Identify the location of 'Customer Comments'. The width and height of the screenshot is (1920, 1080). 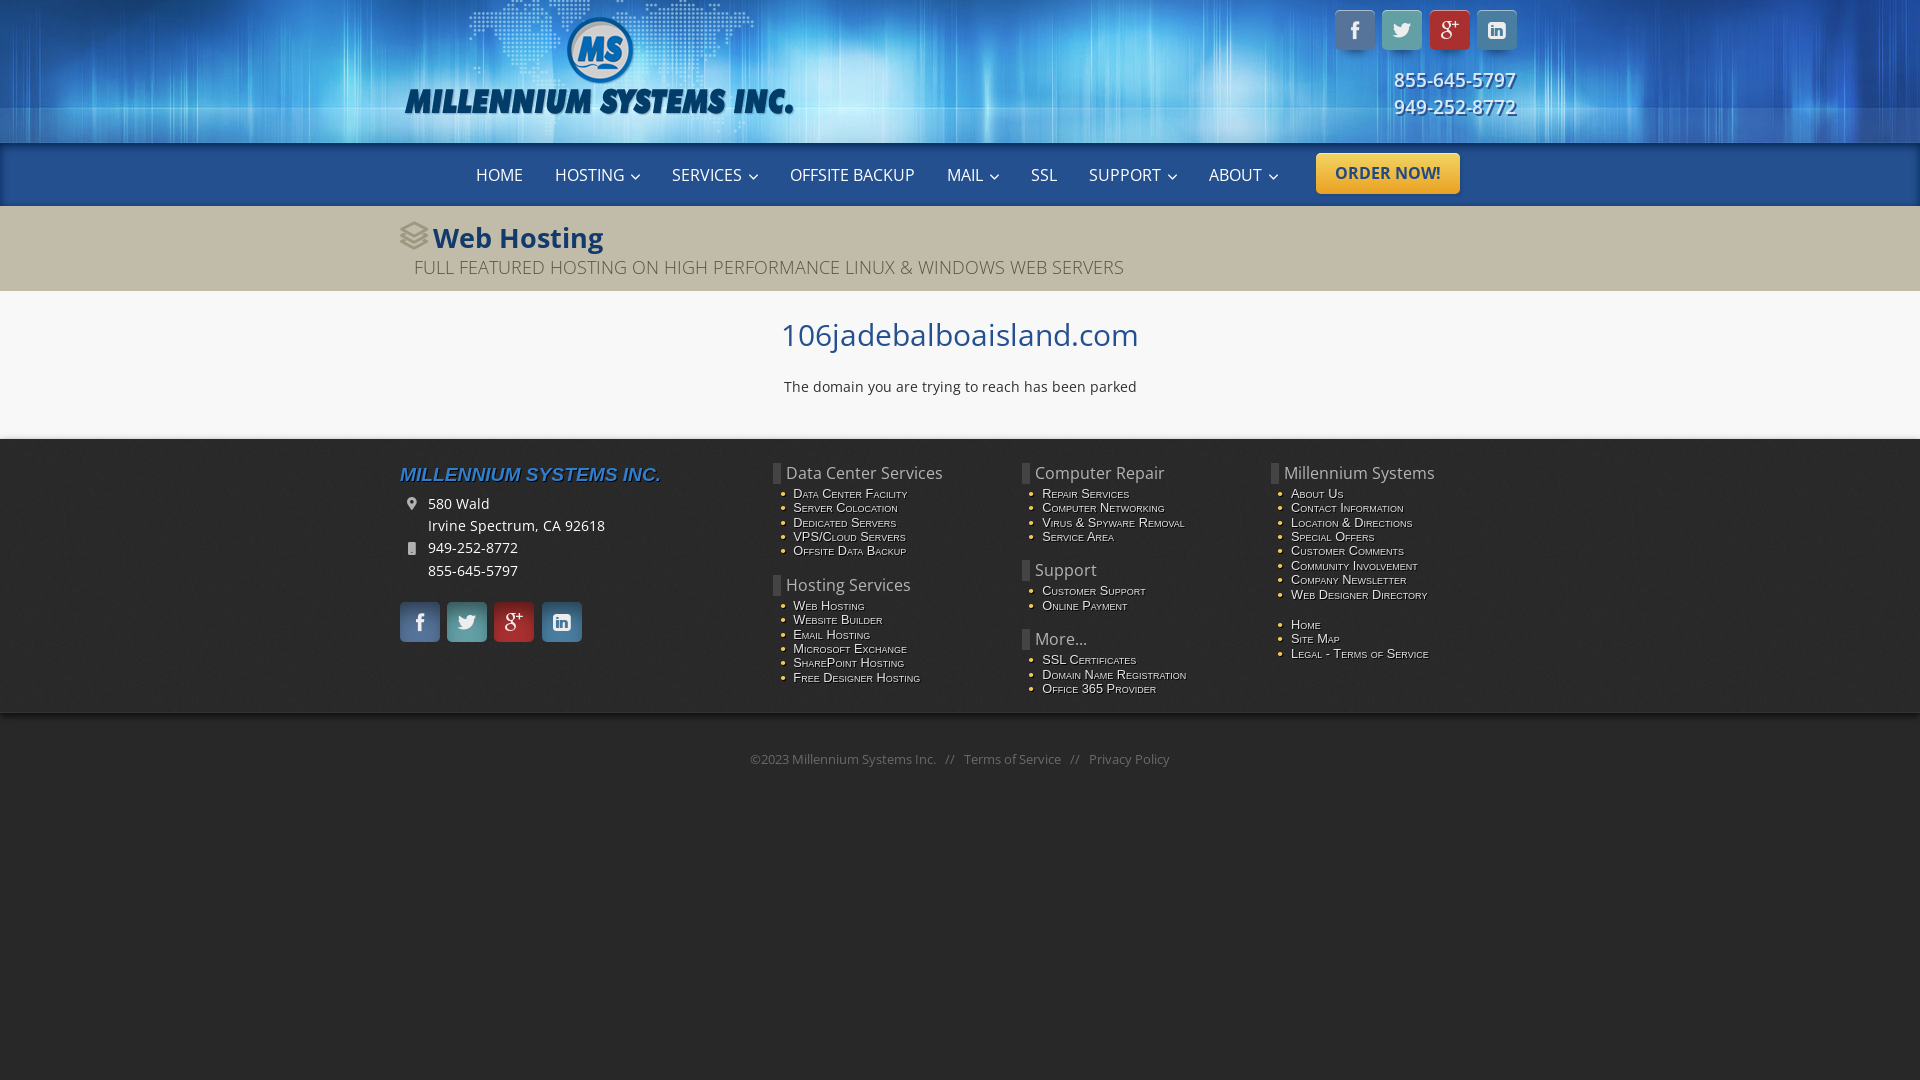
(1291, 550).